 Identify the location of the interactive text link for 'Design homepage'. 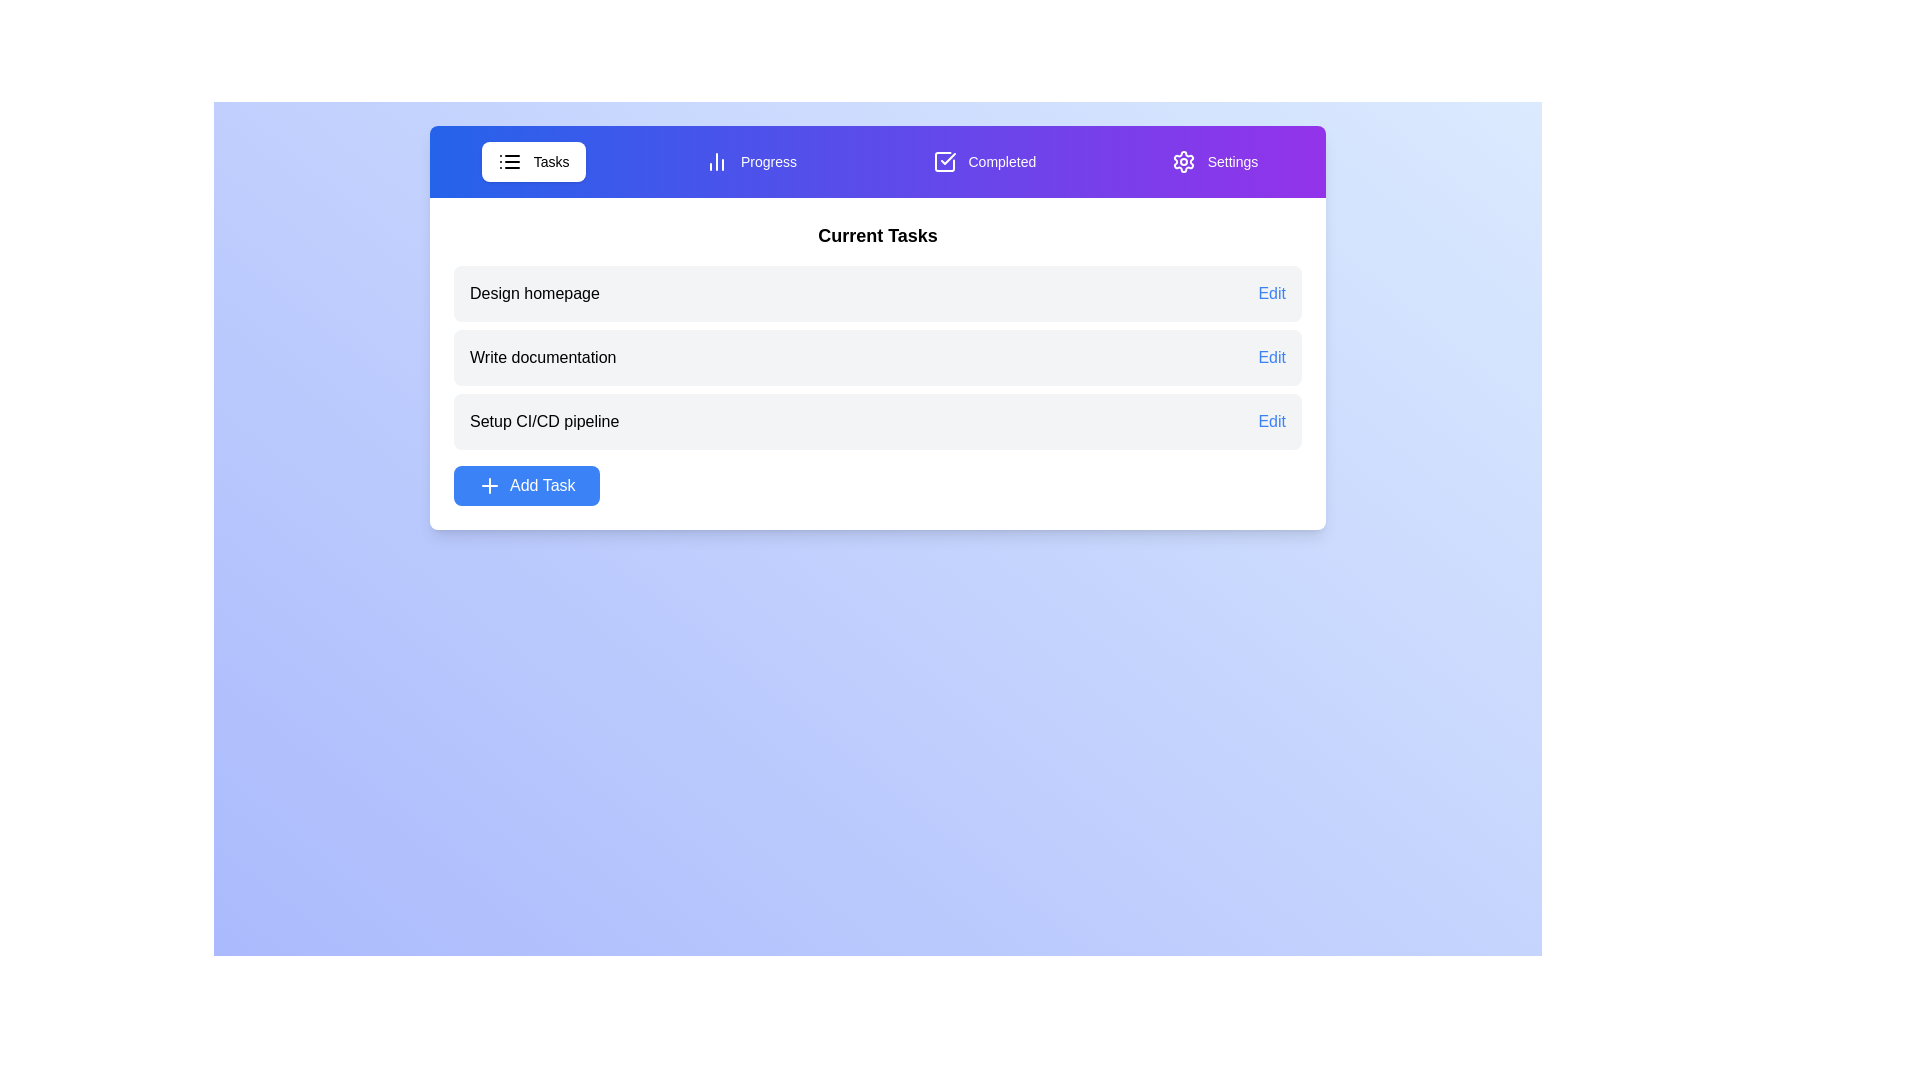
(1271, 293).